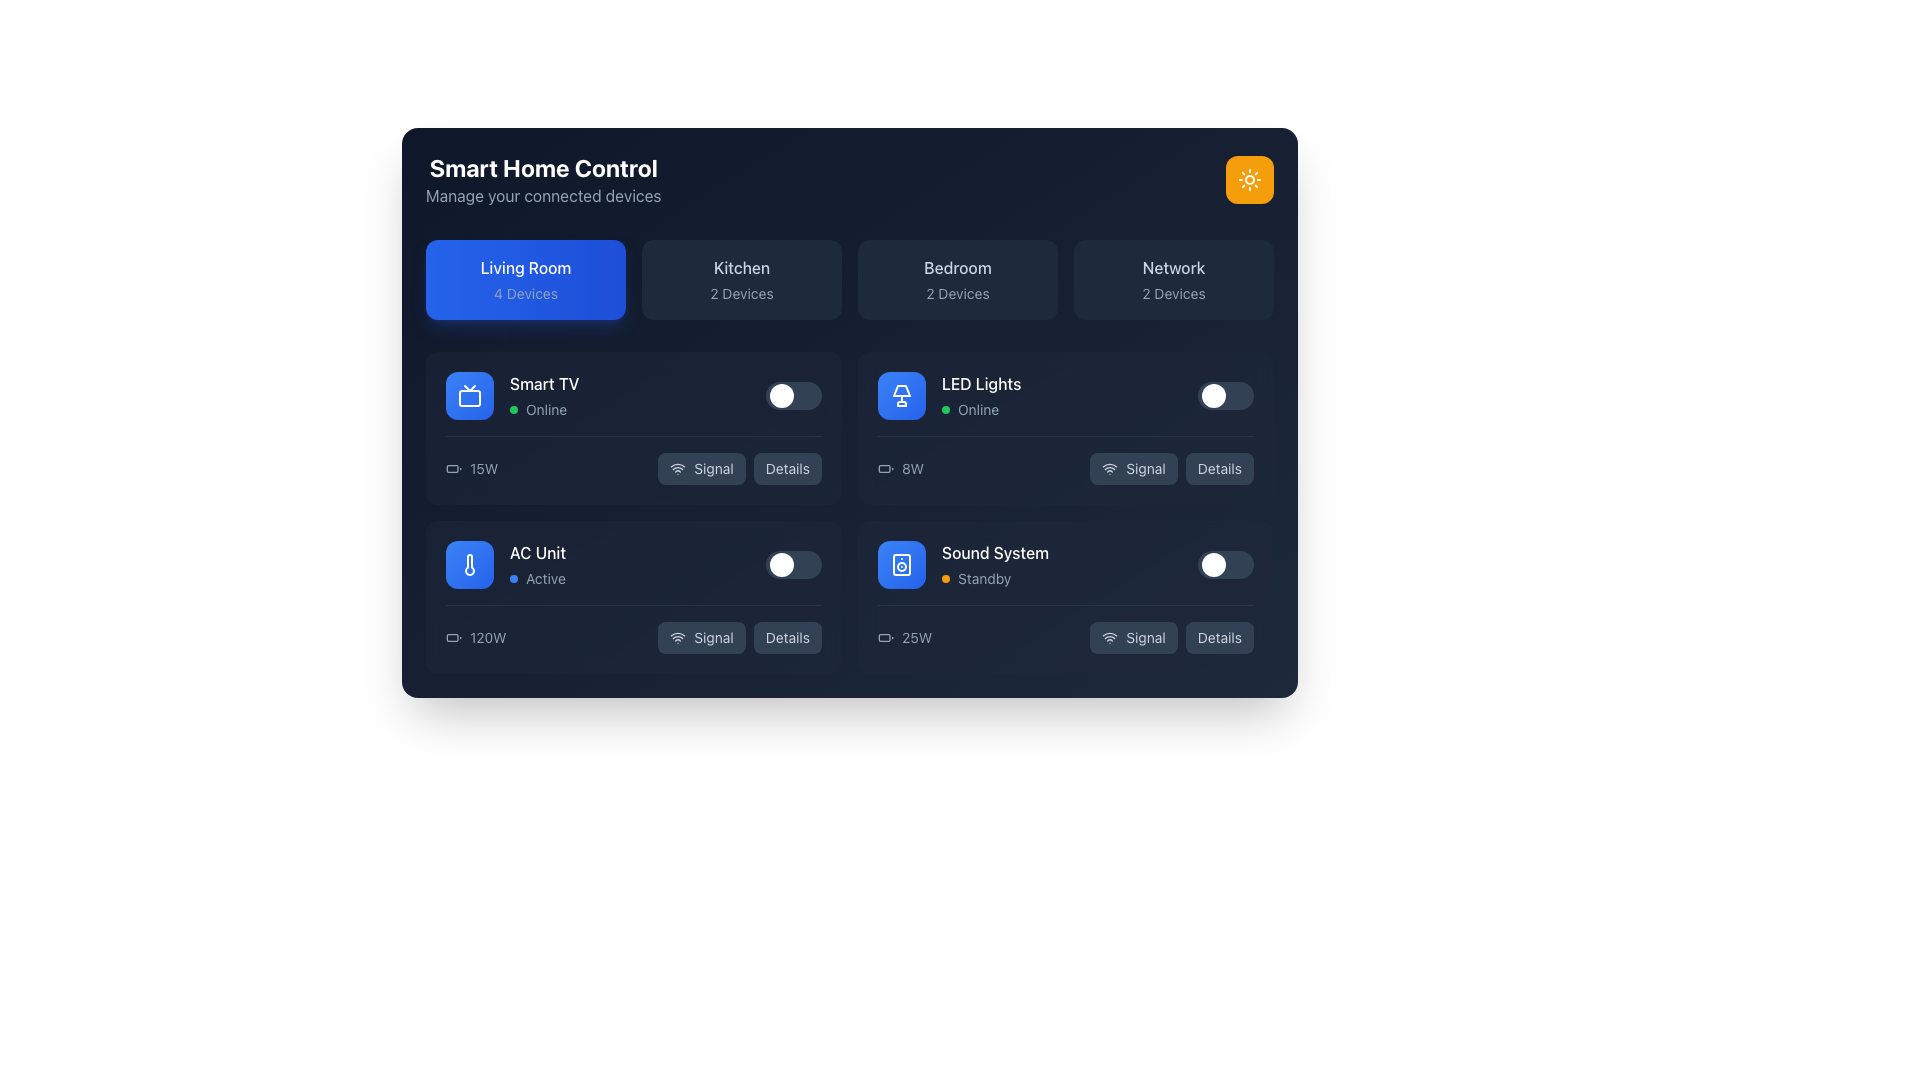 Image resolution: width=1920 pixels, height=1080 pixels. I want to click on the Wi-Fi signal icon, which is the leftmost content inside the 'Signal' button, located below the 'AC Unit' section, so click(678, 637).